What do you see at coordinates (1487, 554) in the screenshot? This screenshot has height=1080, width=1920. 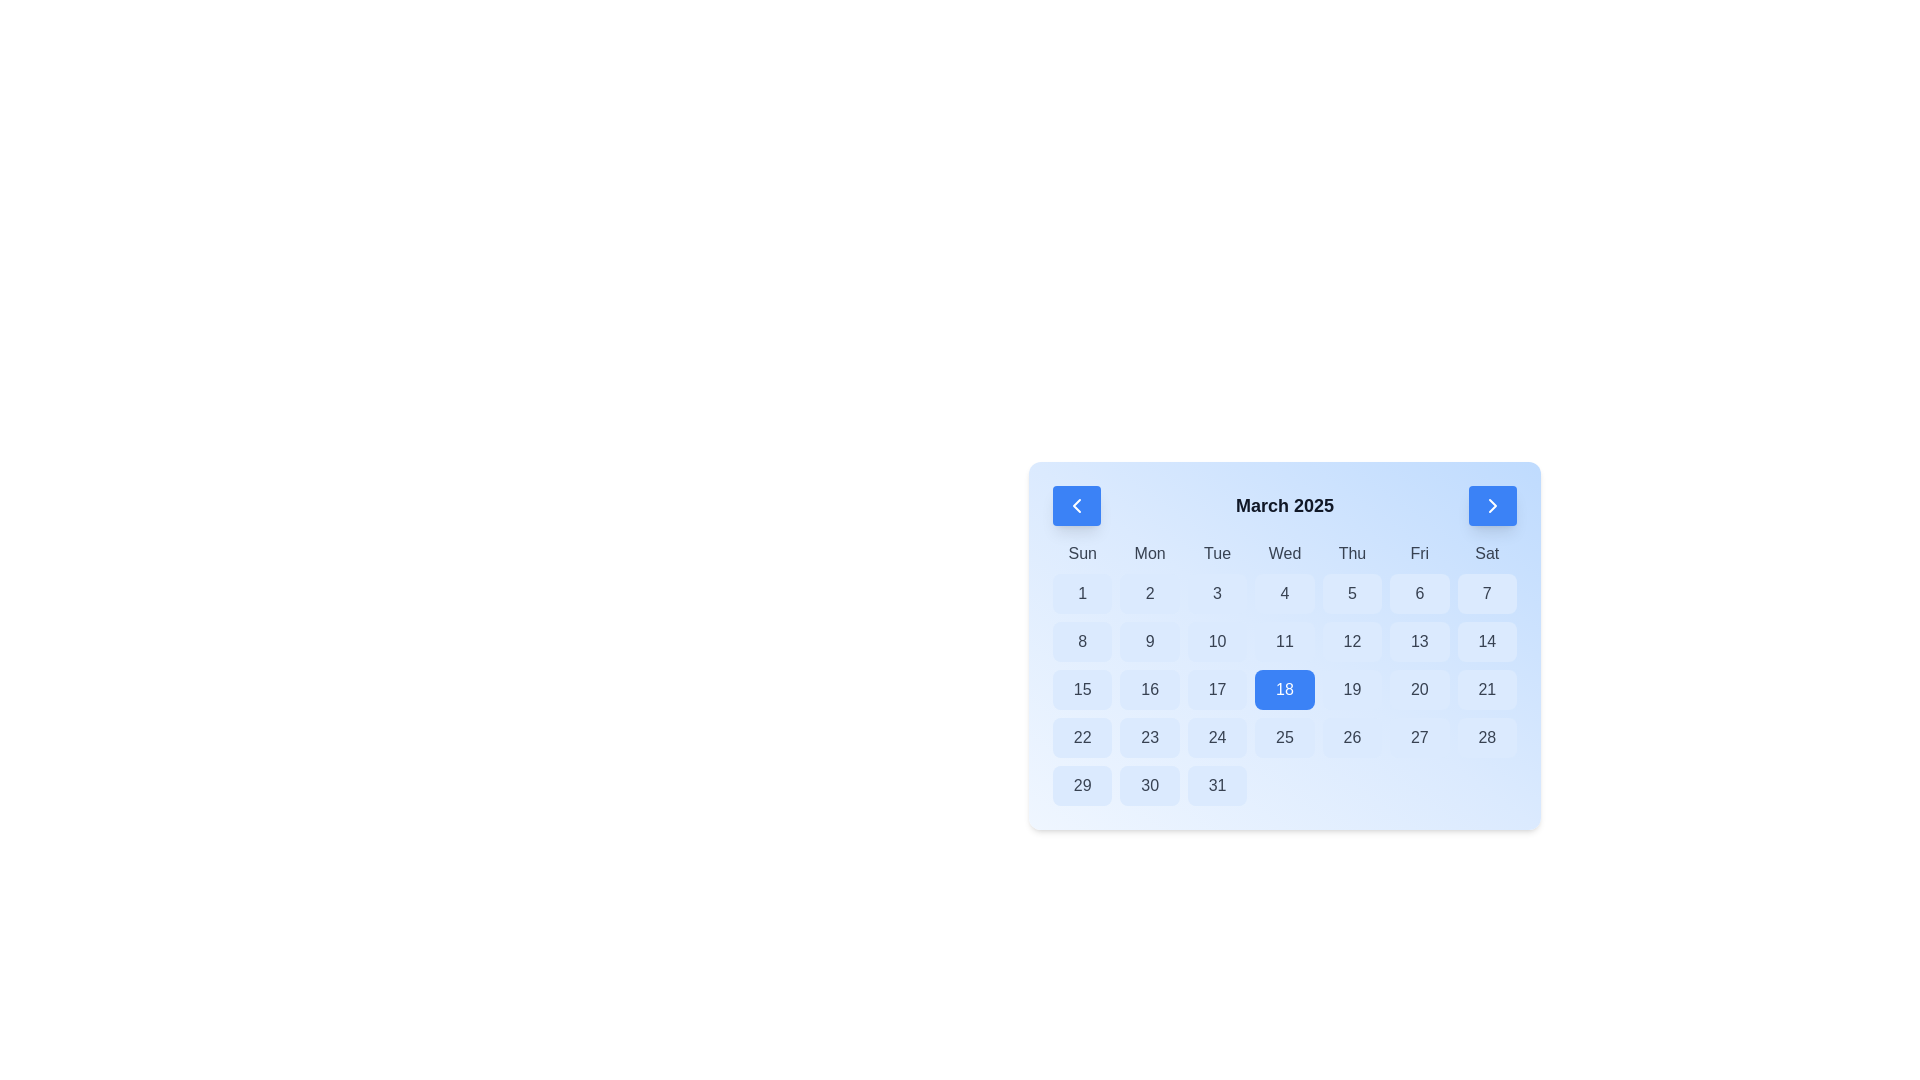 I see `the Saturday text label in the calendar interface, which is the last item in a horizontal sequence of day abbreviations` at bounding box center [1487, 554].